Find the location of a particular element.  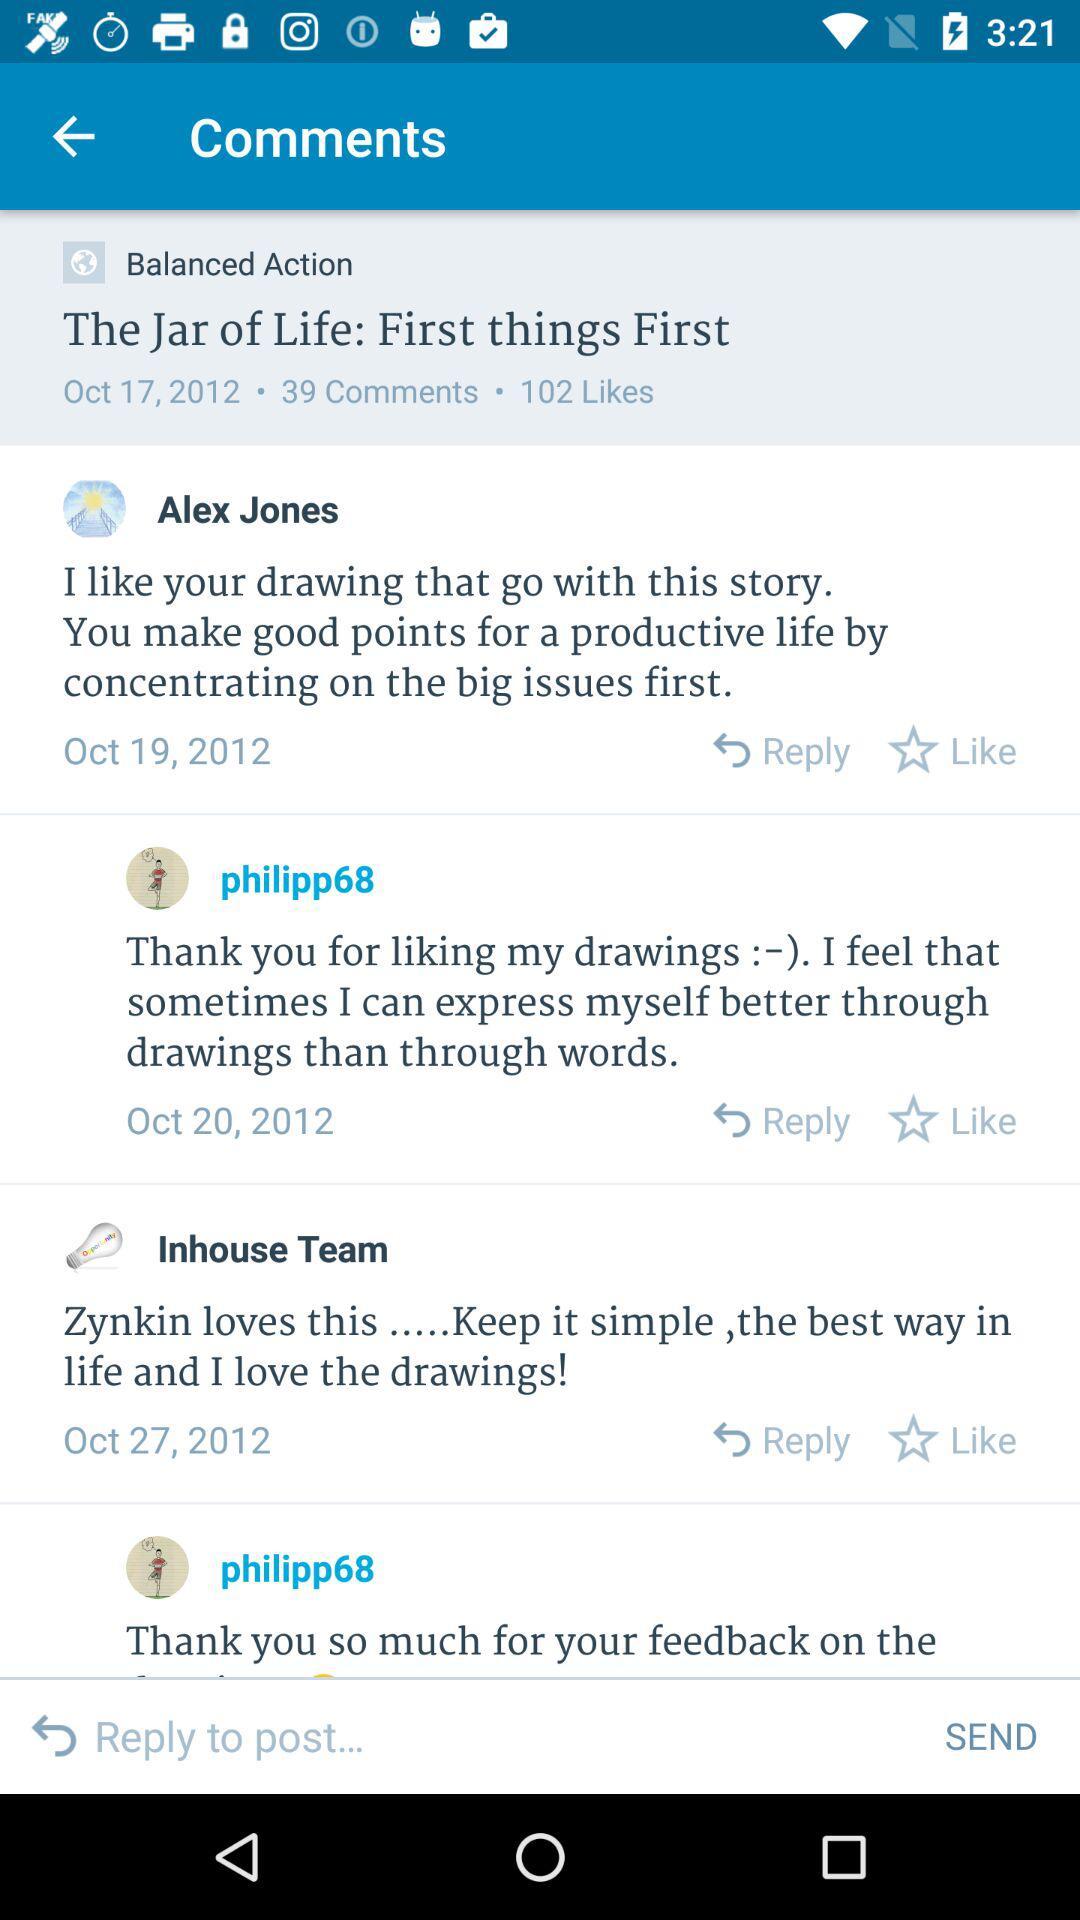

person 's profile is located at coordinates (156, 1566).